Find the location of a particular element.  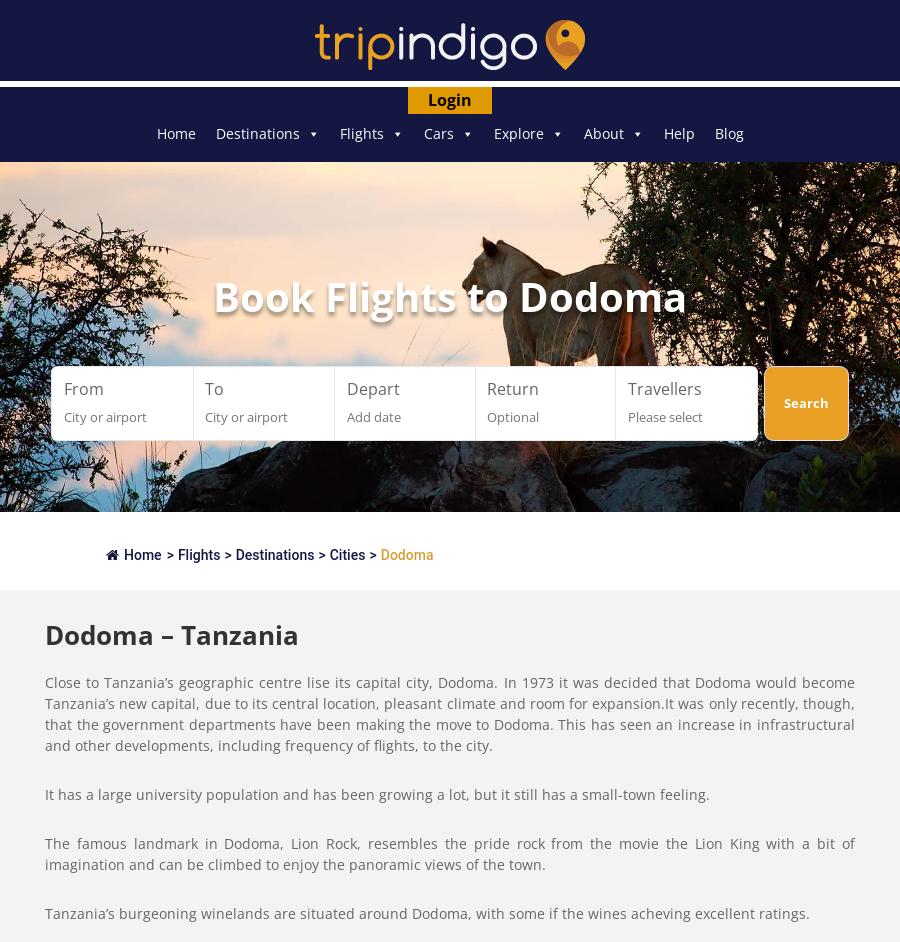

'Island' is located at coordinates (484, 275).